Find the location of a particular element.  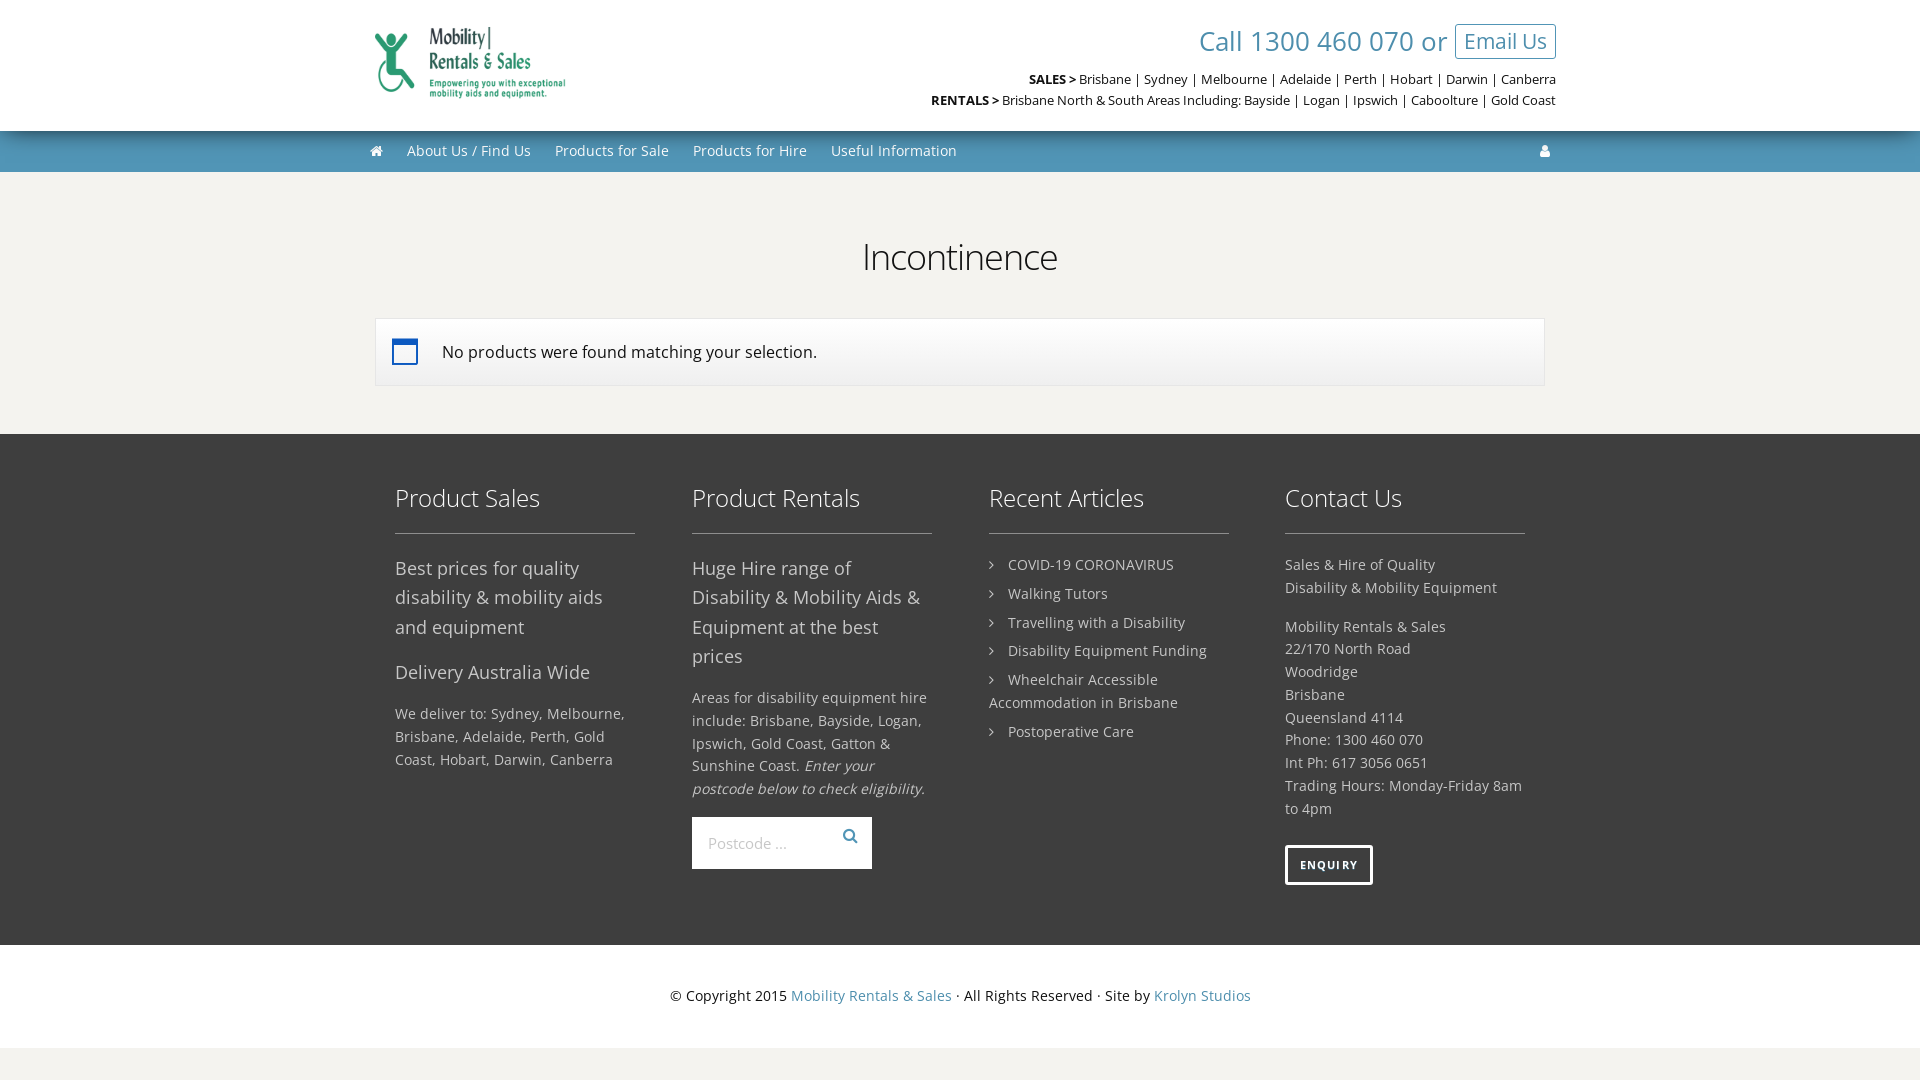

'Walking Tutors' is located at coordinates (1008, 592).